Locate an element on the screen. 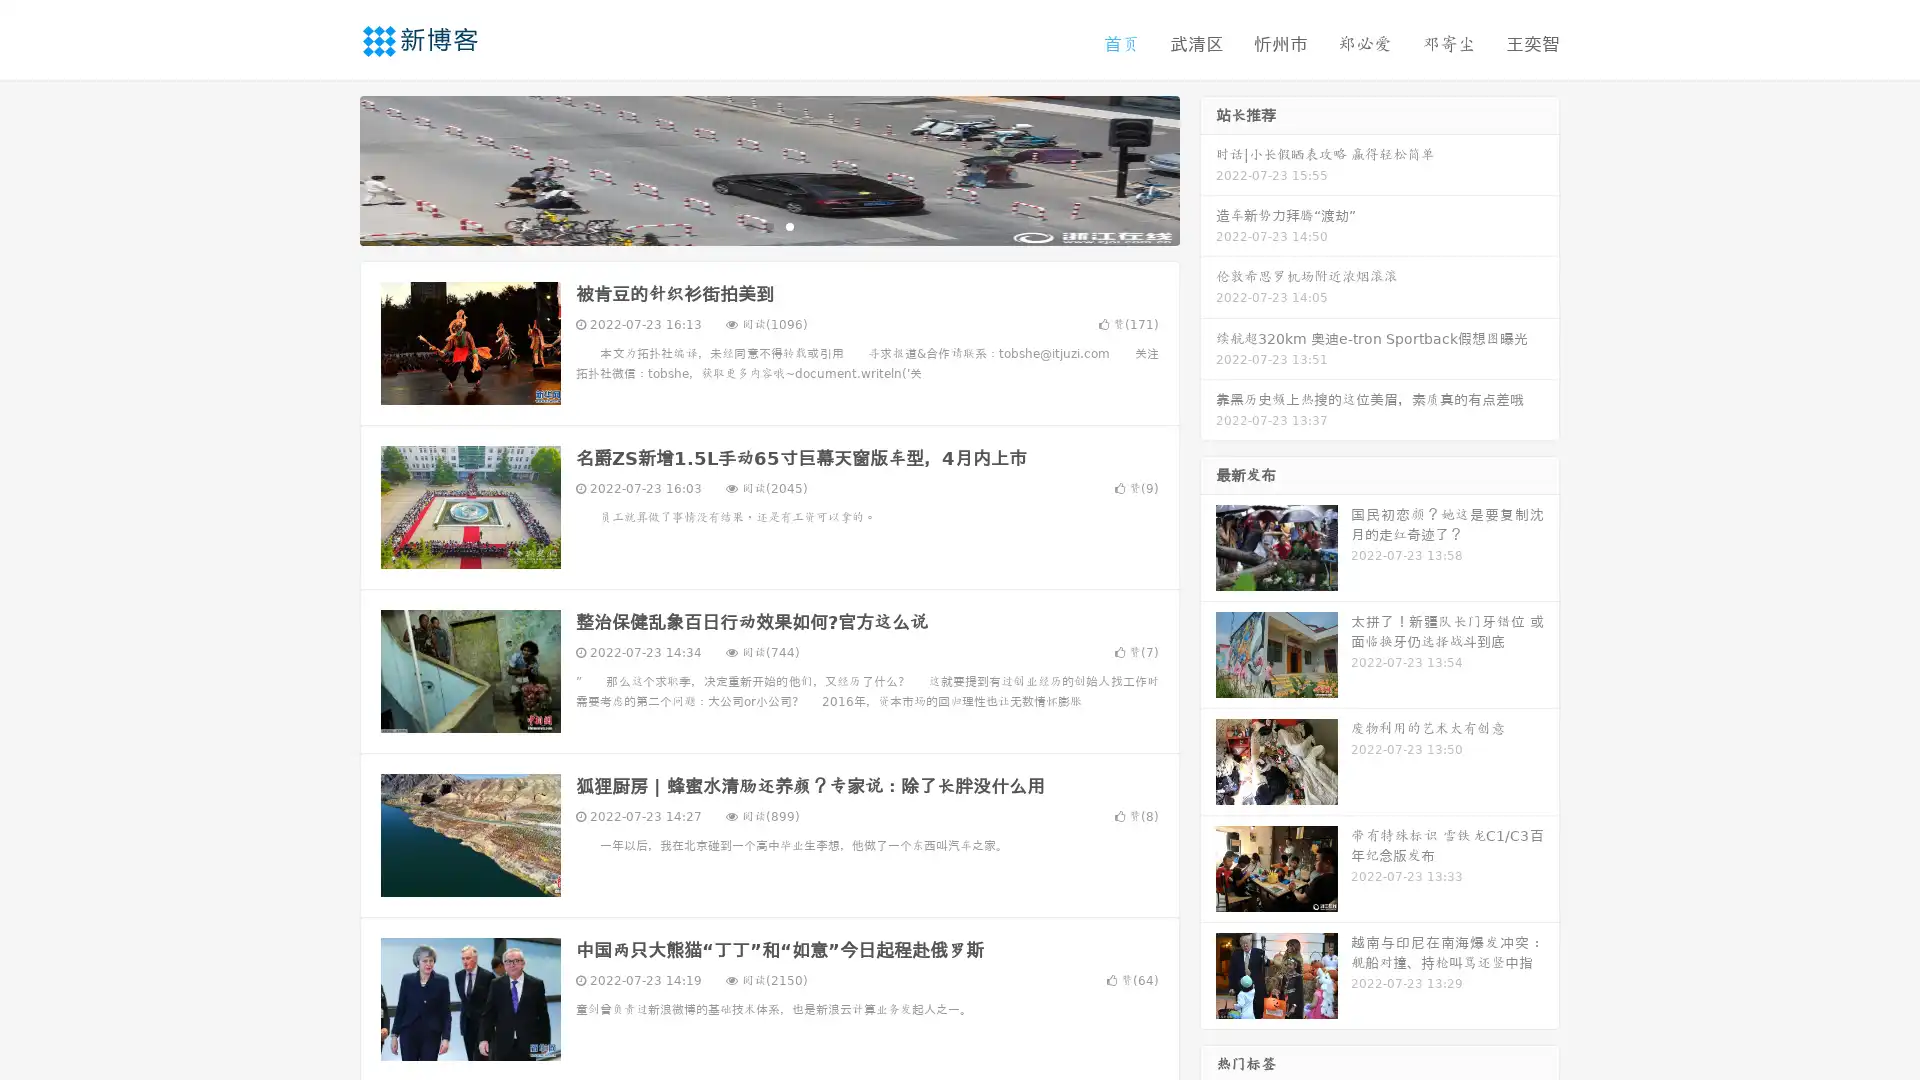 The image size is (1920, 1080). Next slide is located at coordinates (1208, 168).